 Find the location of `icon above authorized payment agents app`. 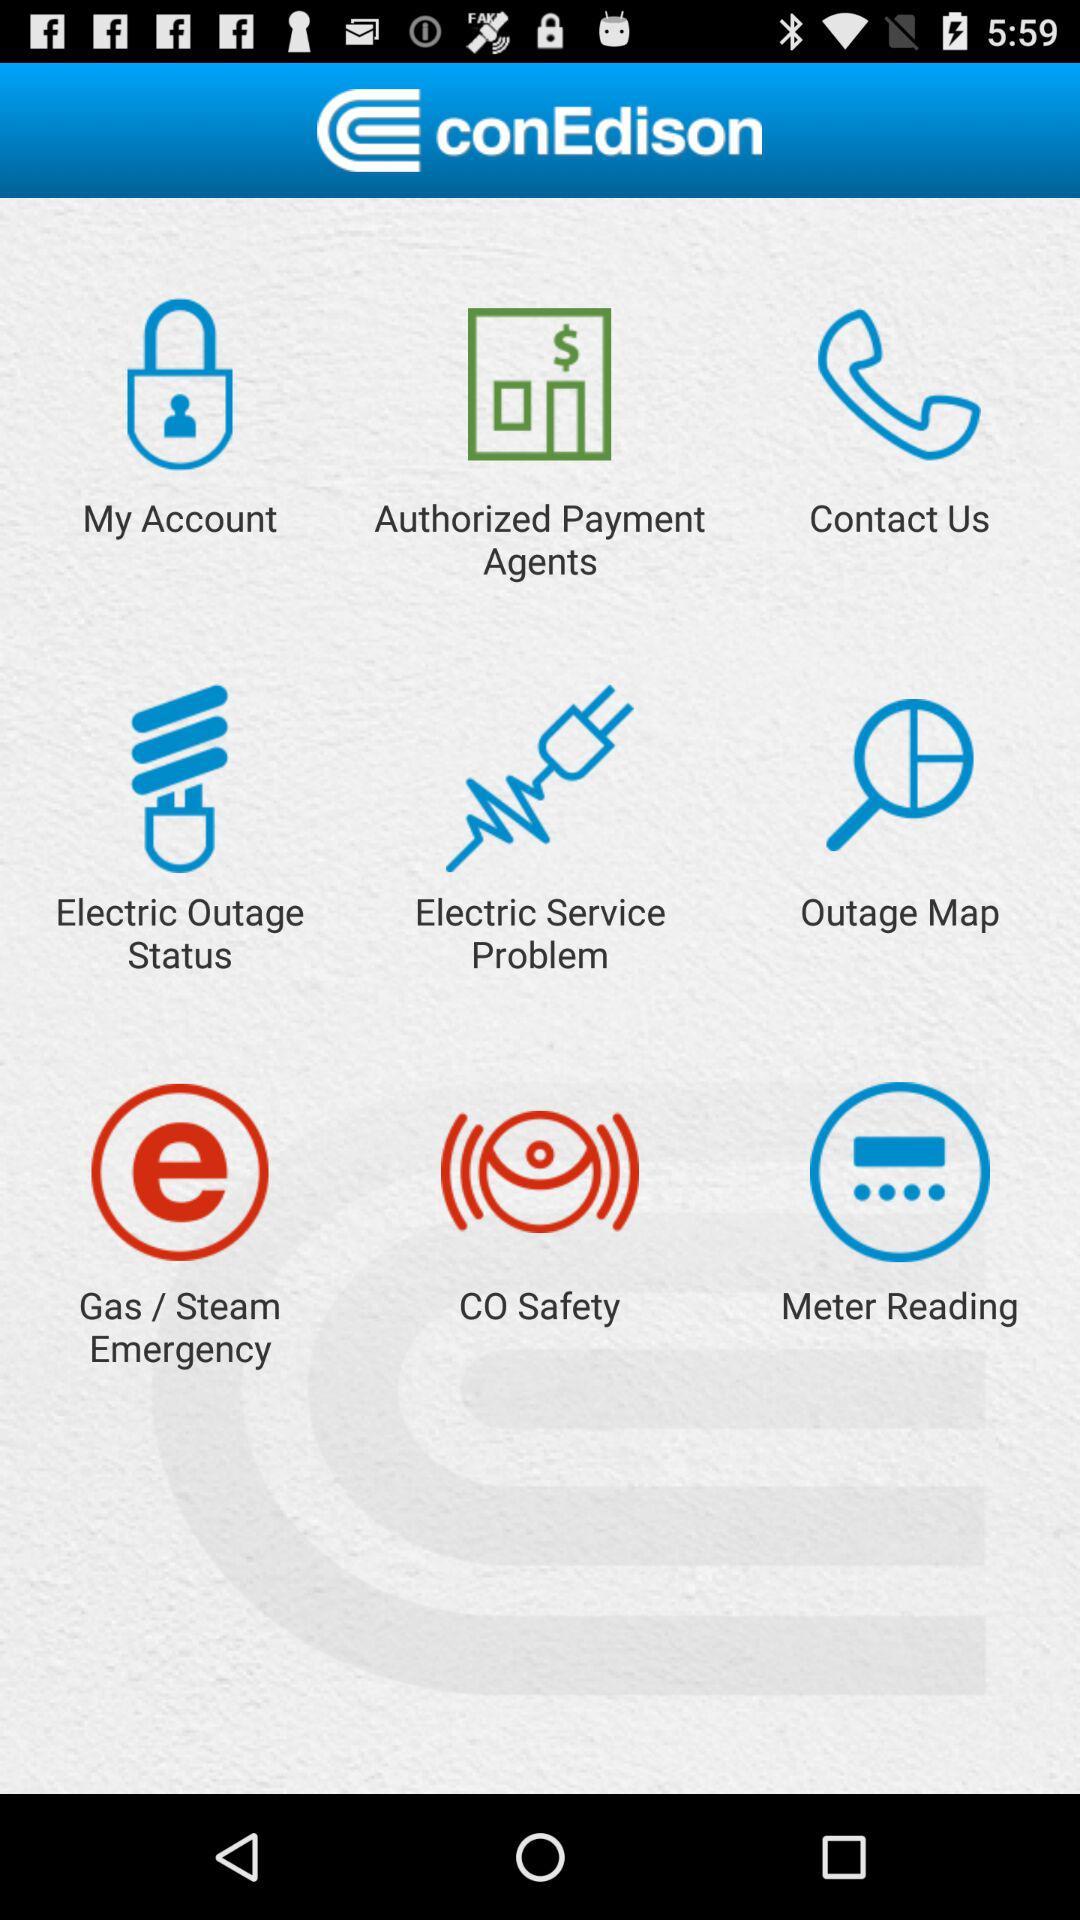

icon above authorized payment agents app is located at coordinates (538, 384).